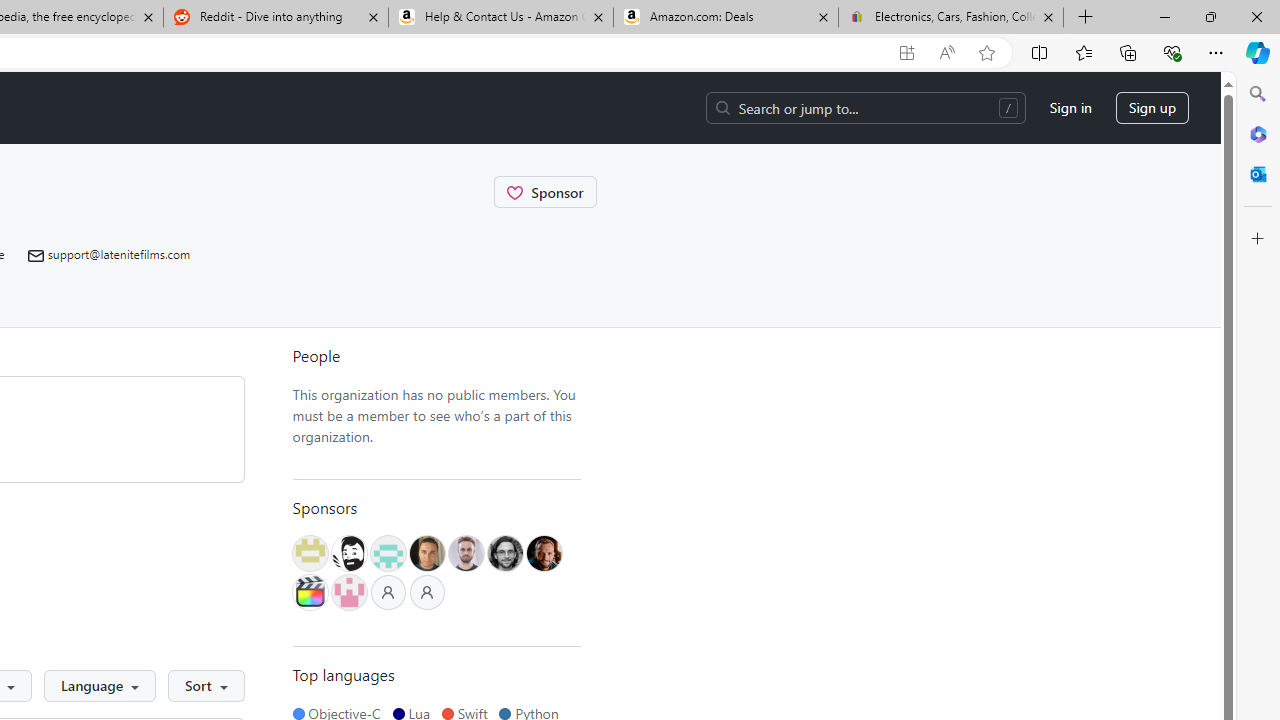 Image resolution: width=1280 pixels, height=720 pixels. Describe the element at coordinates (108, 253) in the screenshot. I see `'support@latenitefilms.com'` at that location.